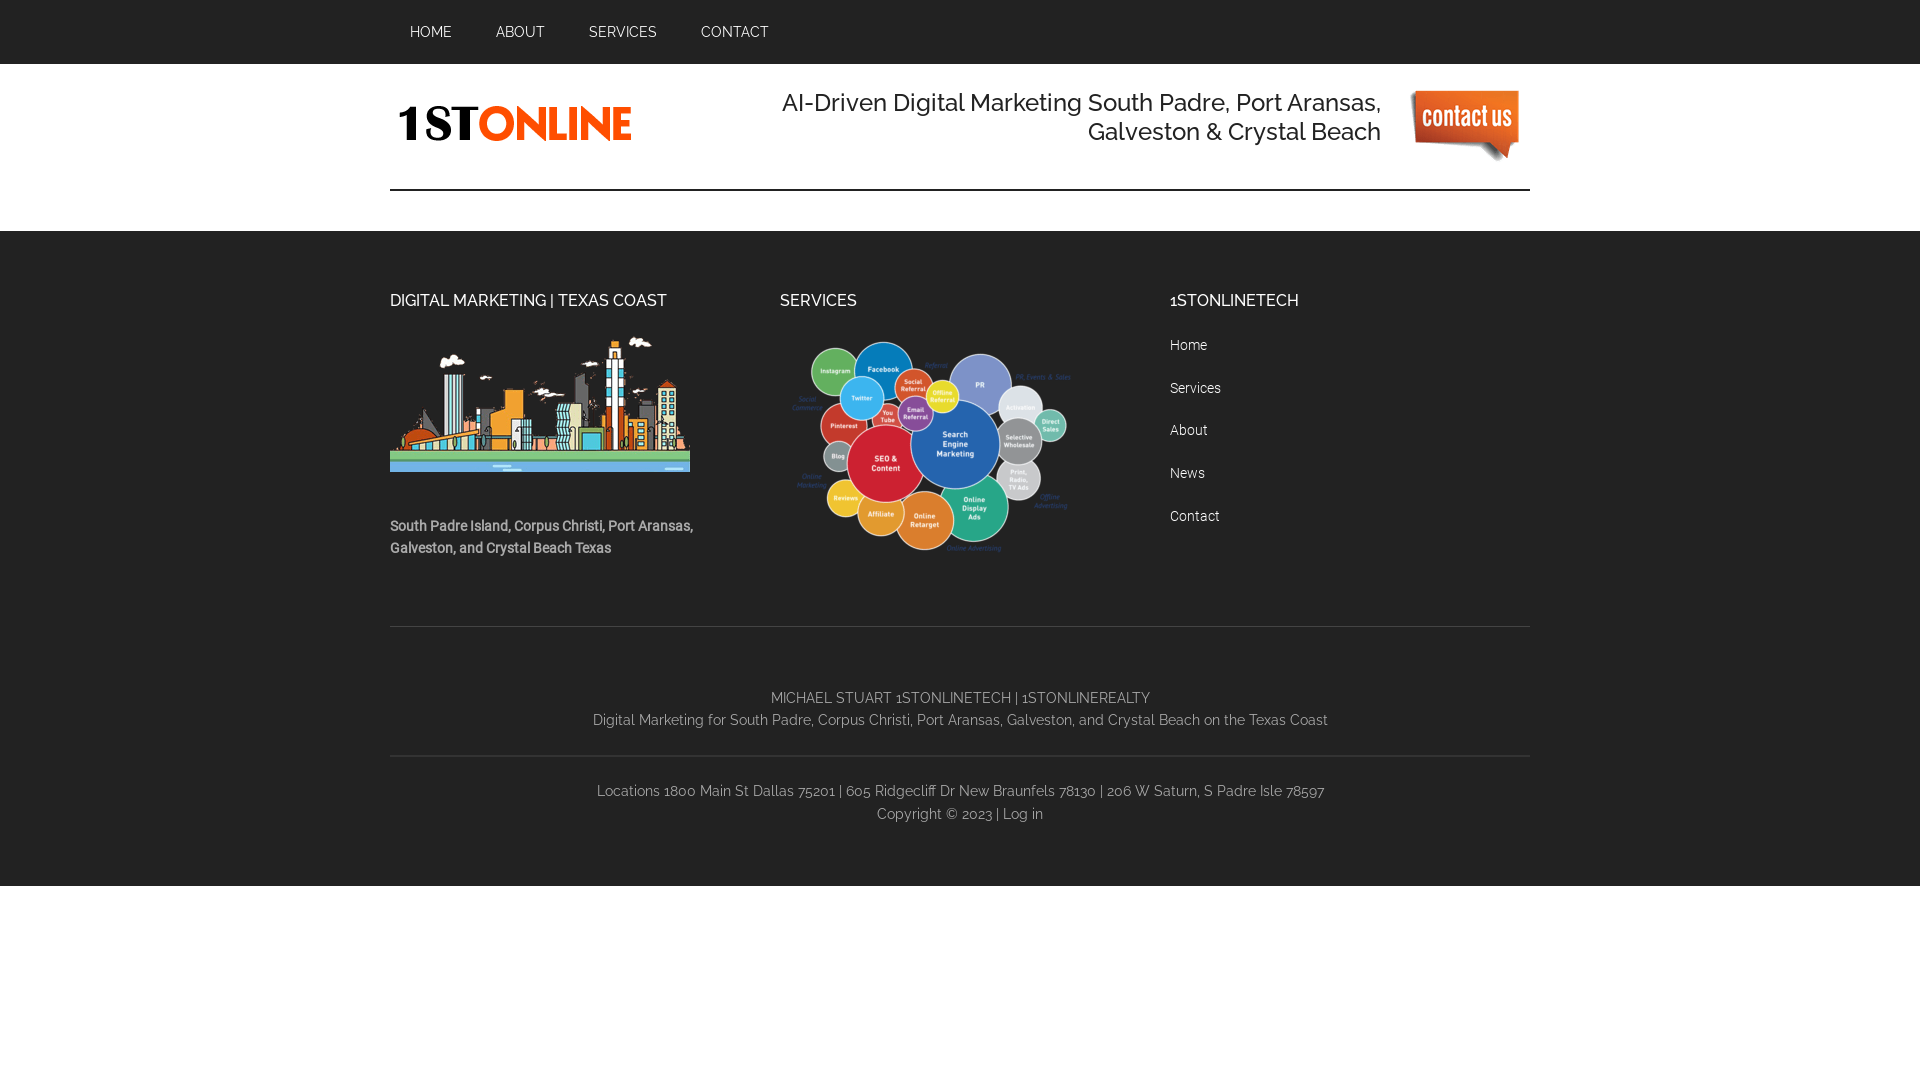 This screenshot has height=1080, width=1920. What do you see at coordinates (568, 31) in the screenshot?
I see `'SERVICES'` at bounding box center [568, 31].